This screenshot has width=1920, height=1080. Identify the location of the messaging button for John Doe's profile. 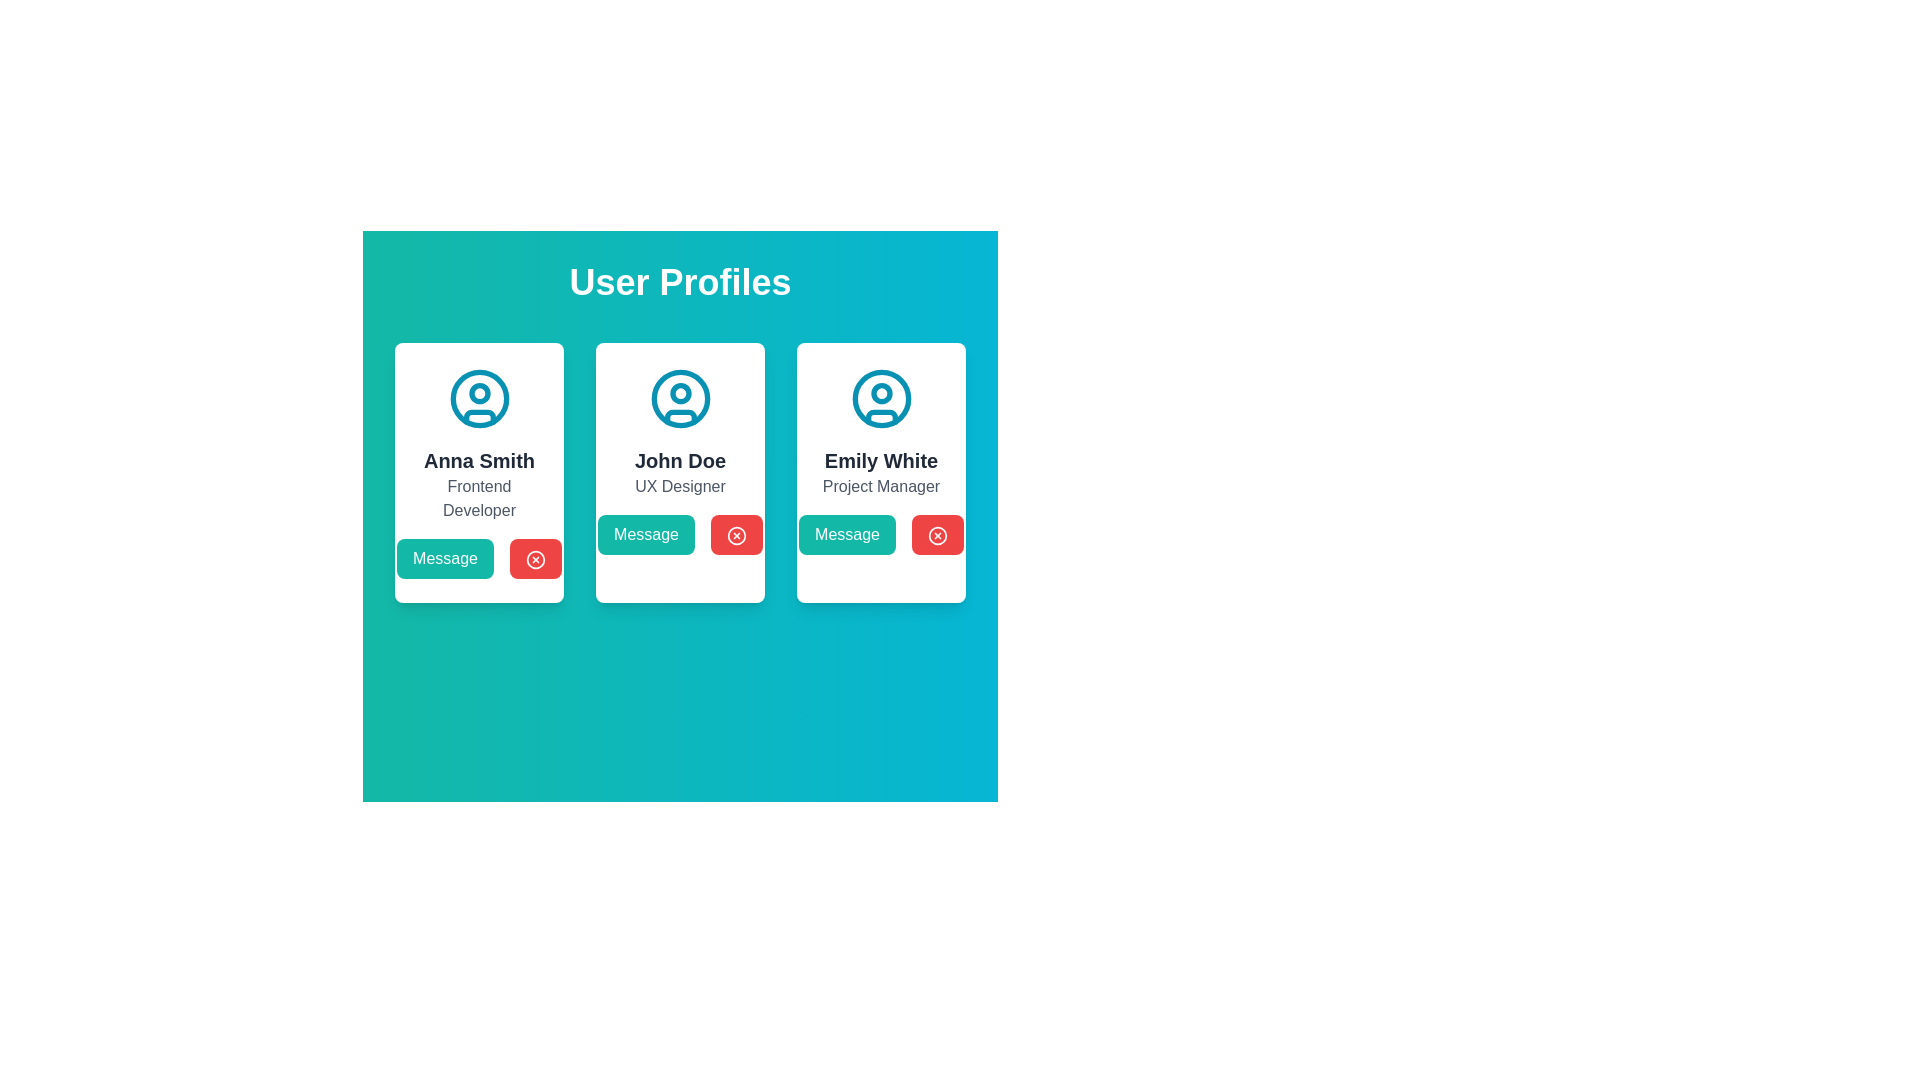
(646, 534).